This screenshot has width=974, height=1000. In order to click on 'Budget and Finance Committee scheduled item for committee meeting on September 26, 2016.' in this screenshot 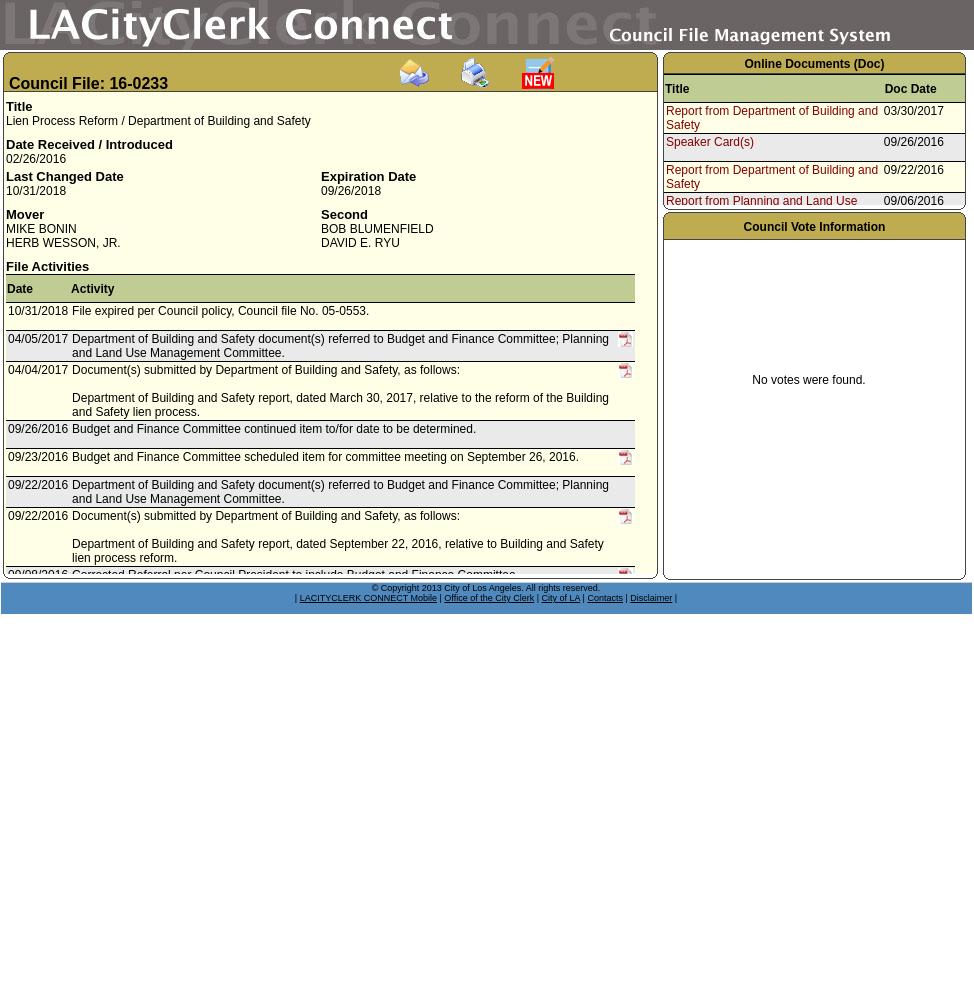, I will do `click(325, 456)`.